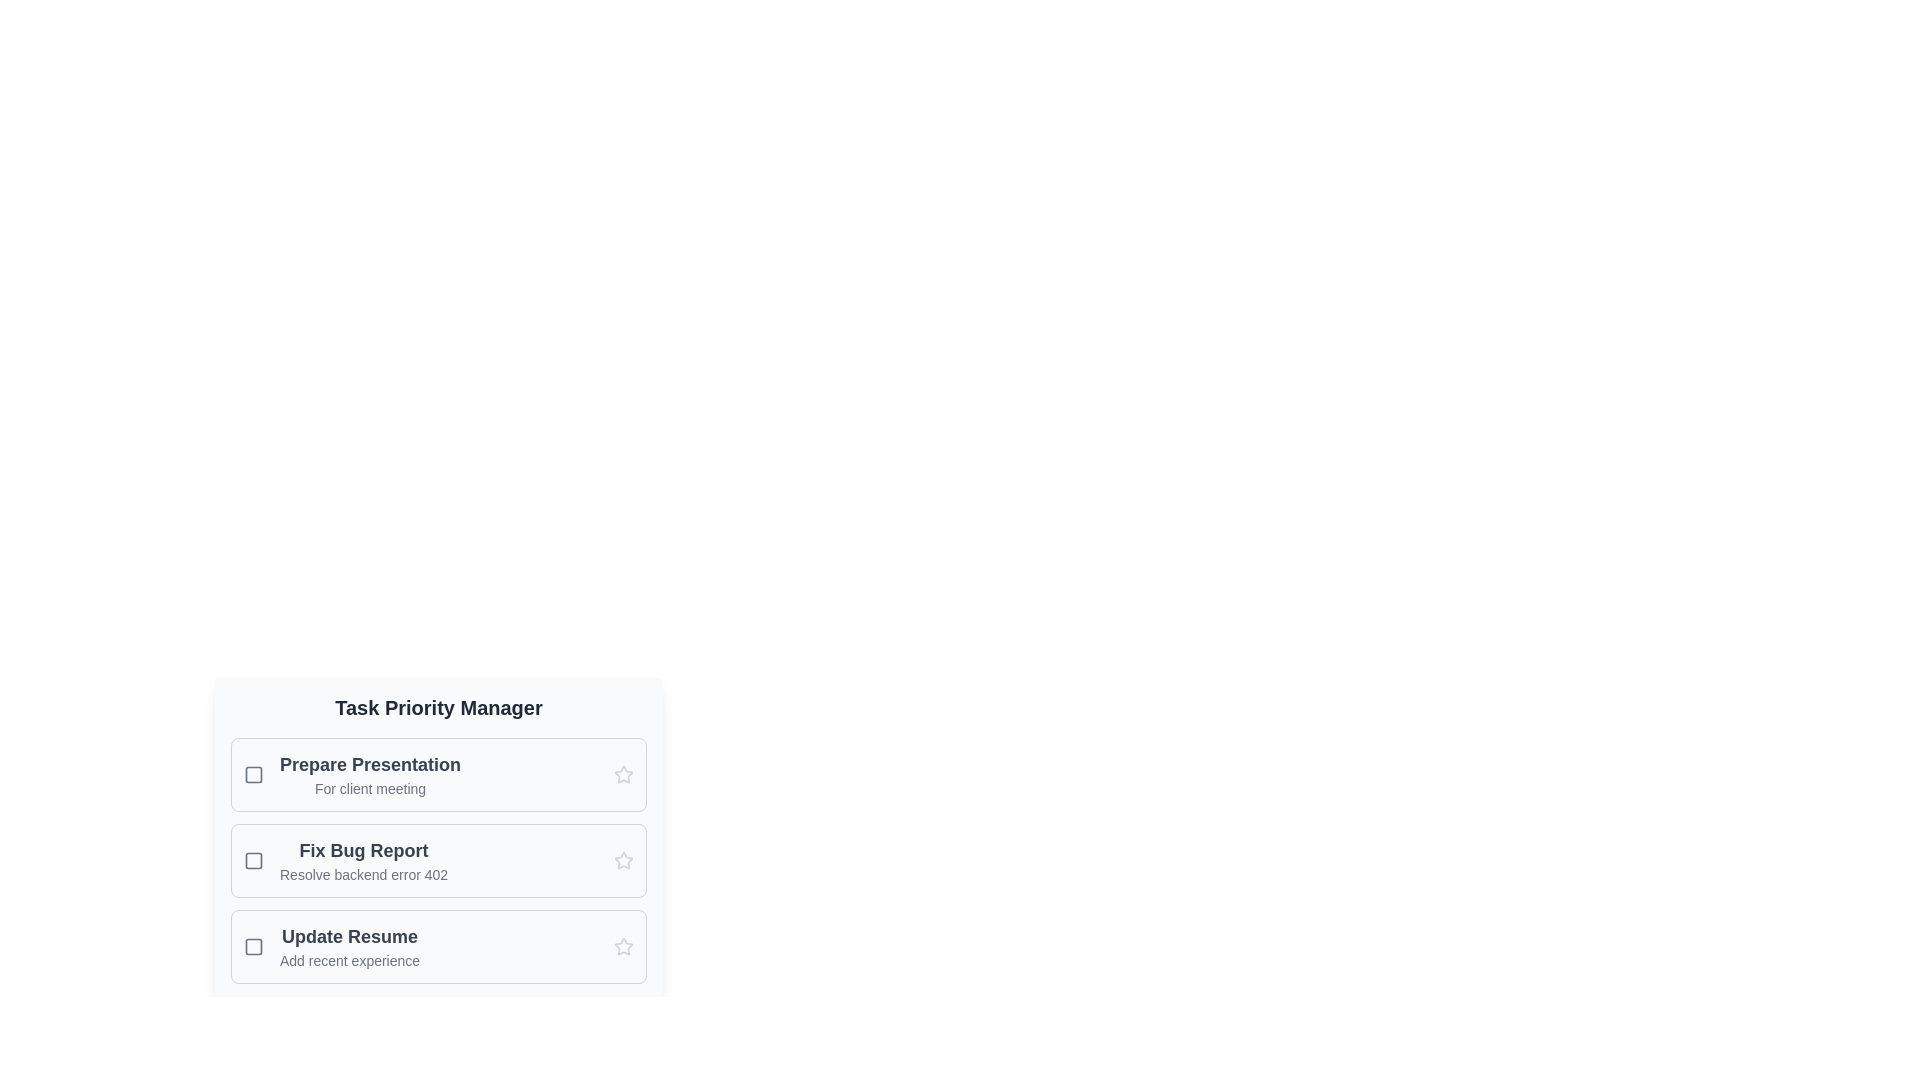 The height and width of the screenshot is (1080, 1920). I want to click on the static text label that serves as the title for the first task in the 'Task Priority Manager' list, located above the 'For client meeting' subtext and to the right of the checkbox, so click(370, 764).